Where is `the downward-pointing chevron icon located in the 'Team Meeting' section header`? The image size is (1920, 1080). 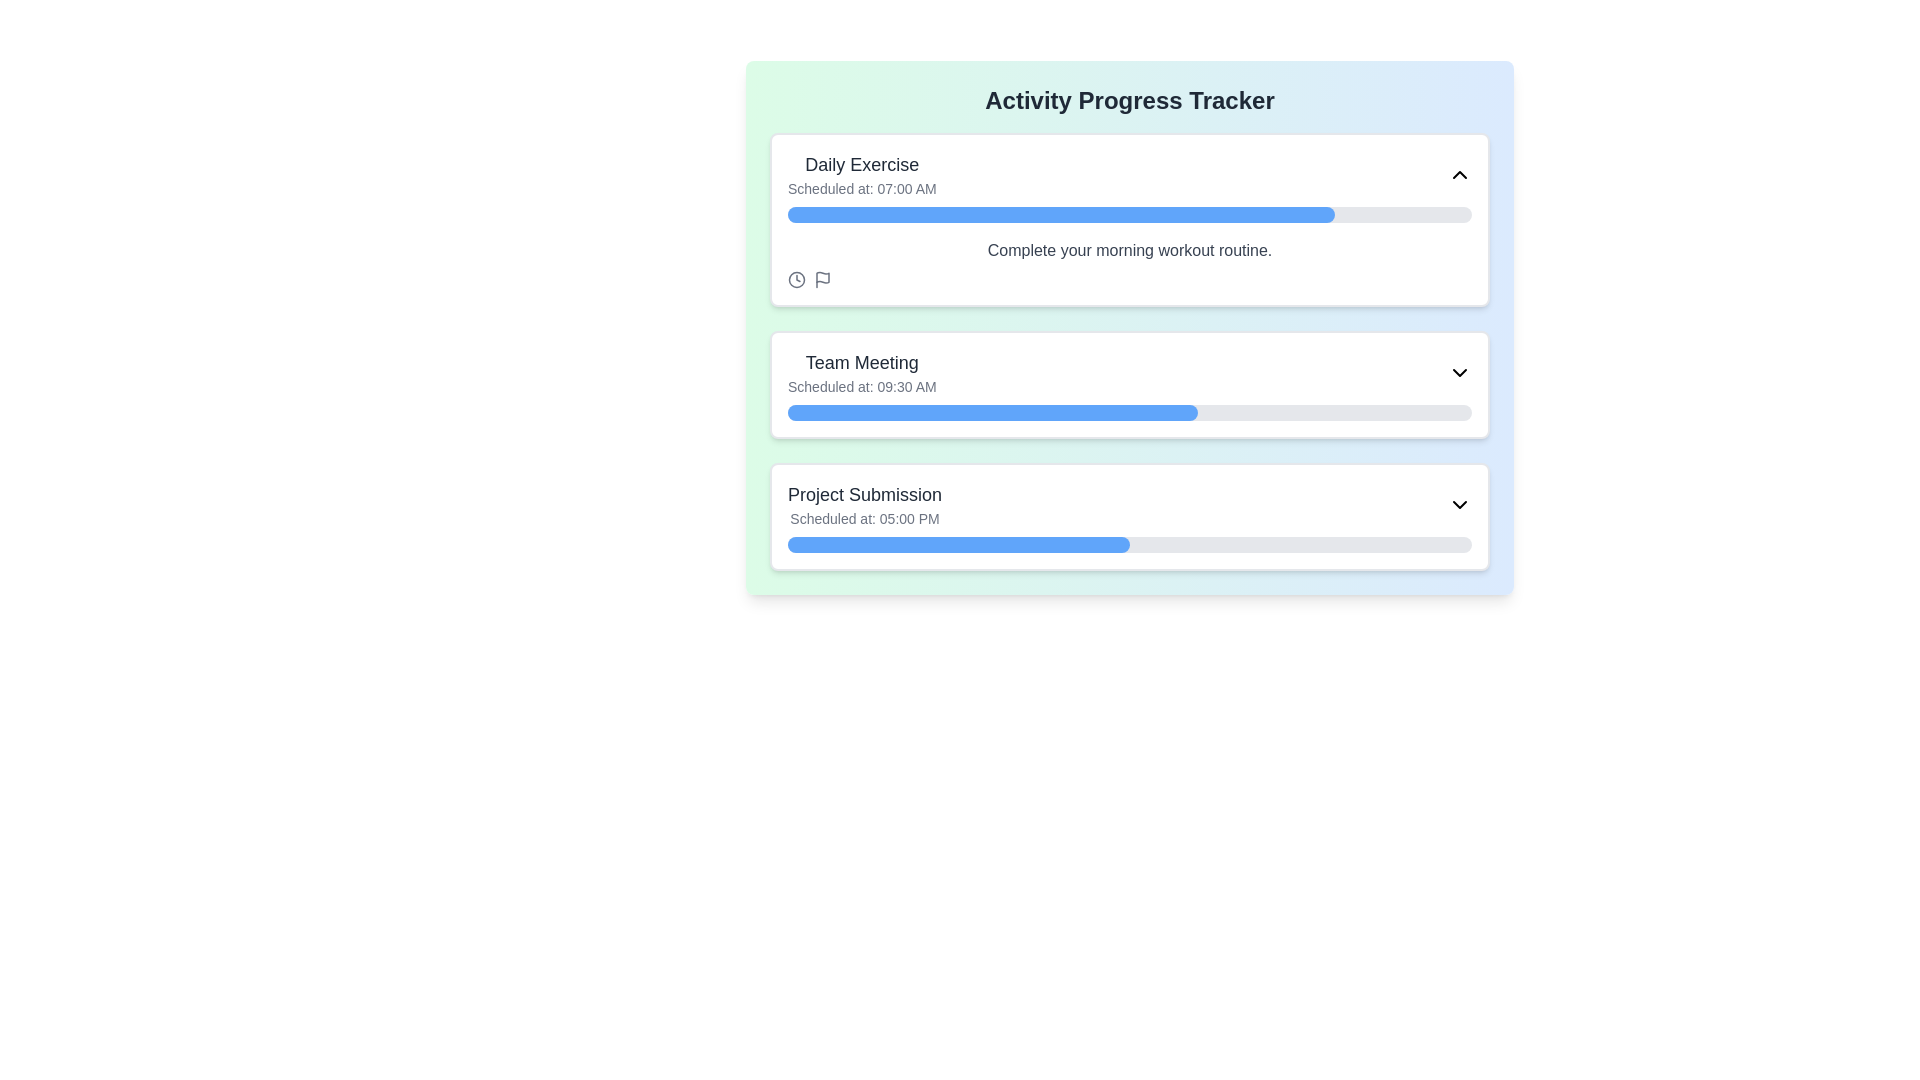 the downward-pointing chevron icon located in the 'Team Meeting' section header is located at coordinates (1459, 373).